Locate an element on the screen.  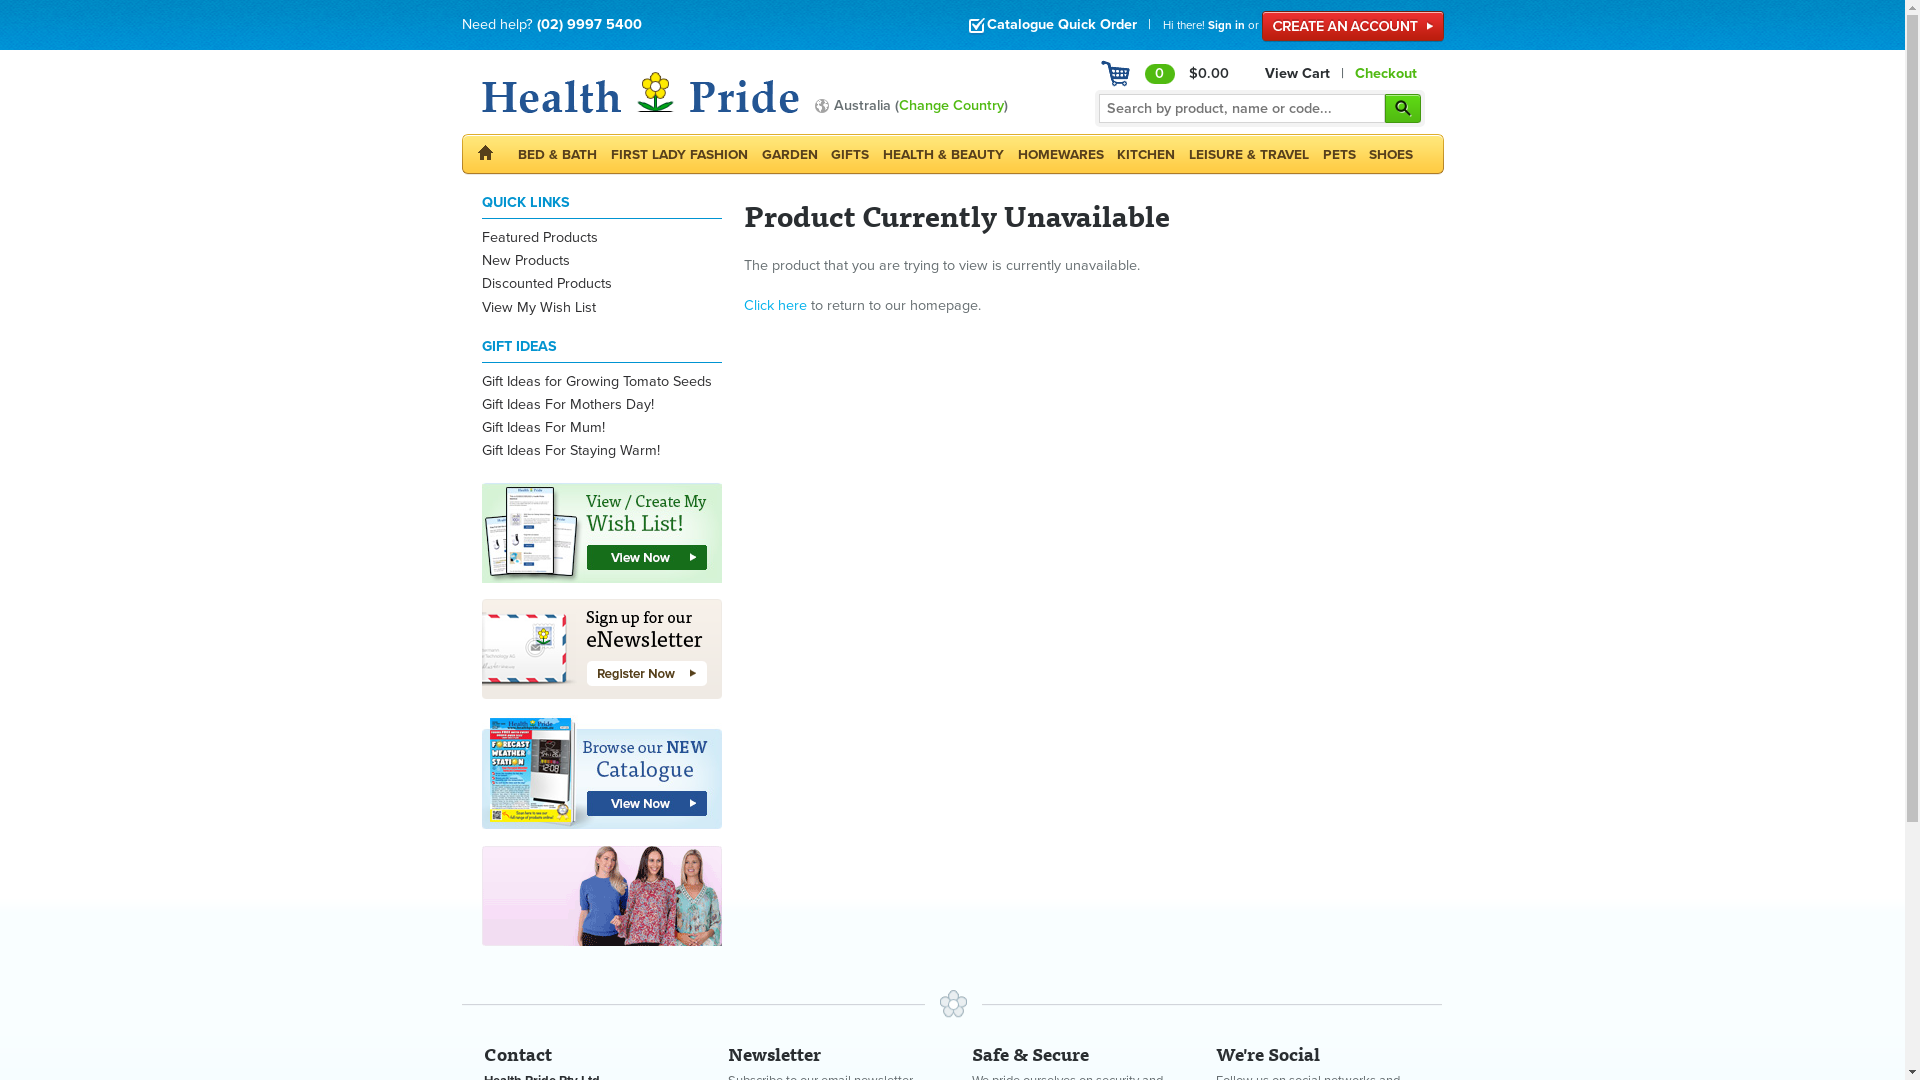
'SHOES' is located at coordinates (1390, 153).